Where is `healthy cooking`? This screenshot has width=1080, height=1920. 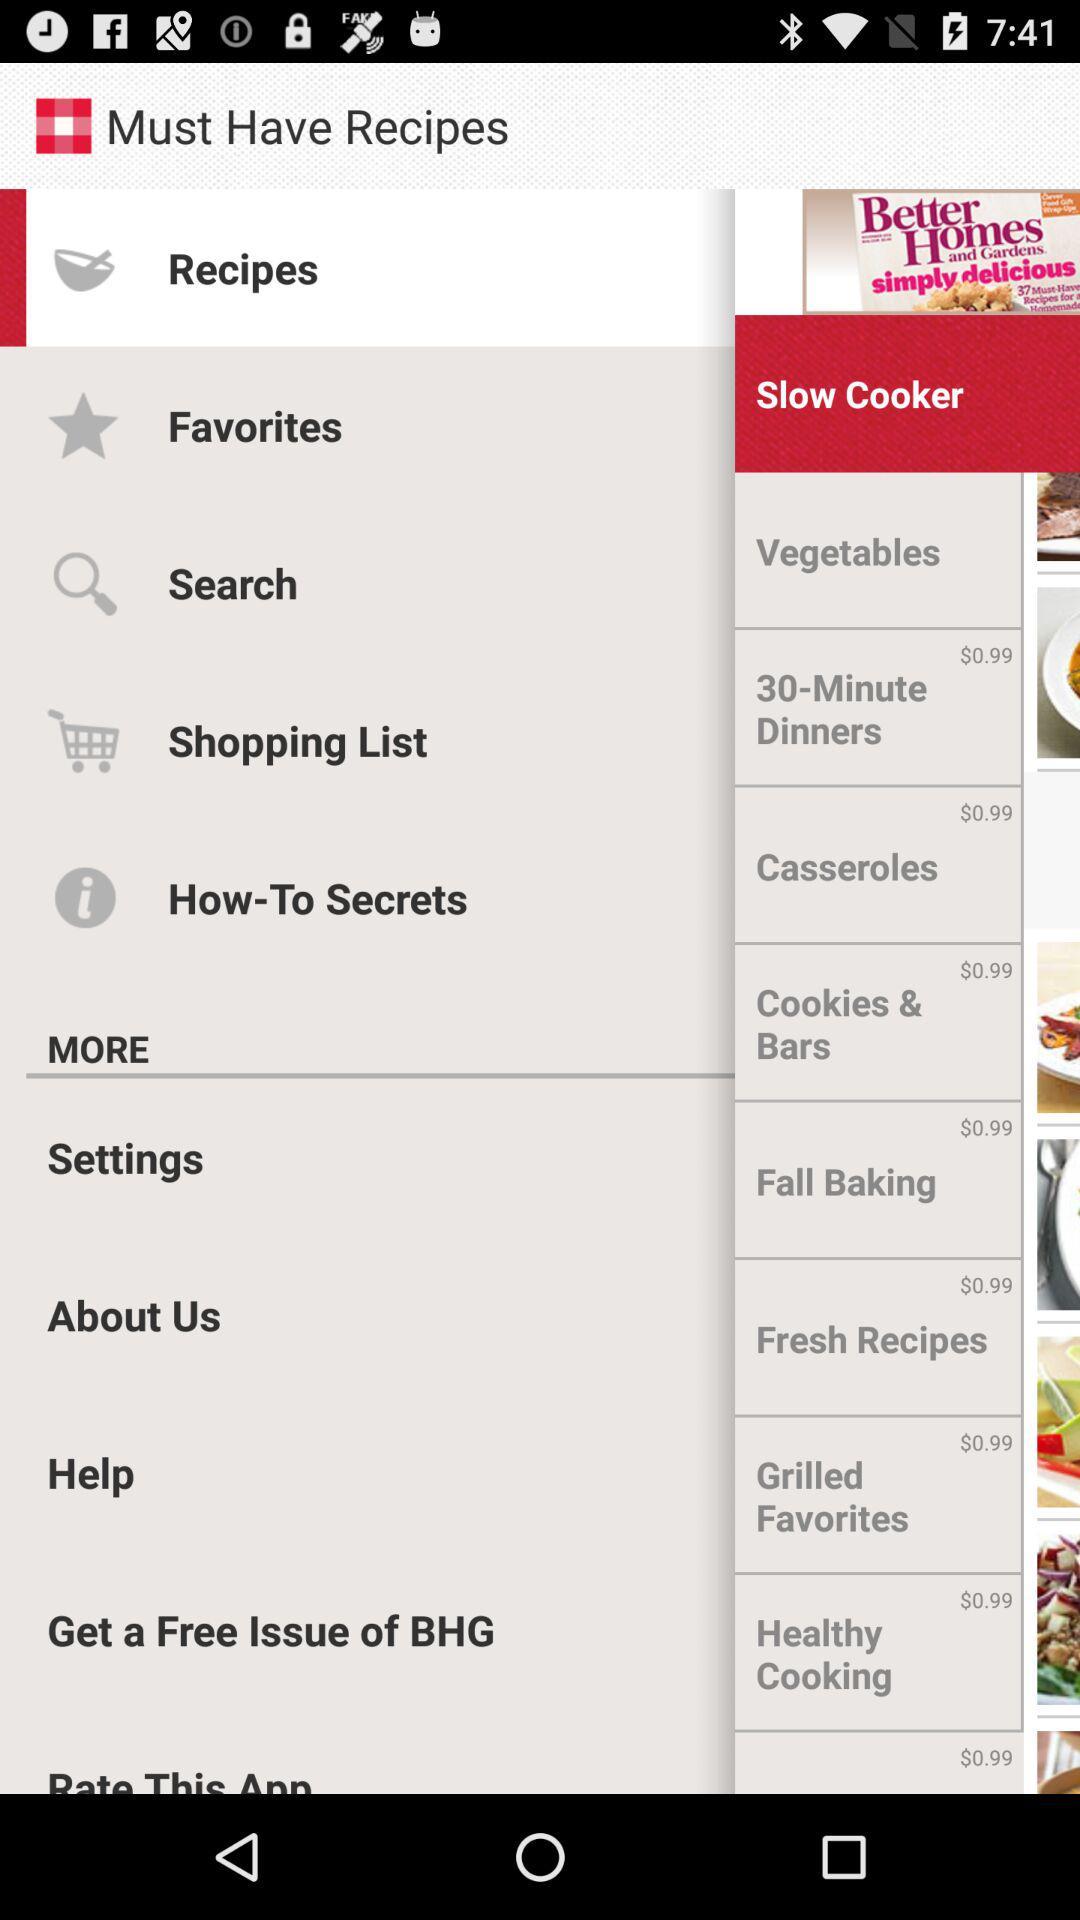 healthy cooking is located at coordinates (878, 1653).